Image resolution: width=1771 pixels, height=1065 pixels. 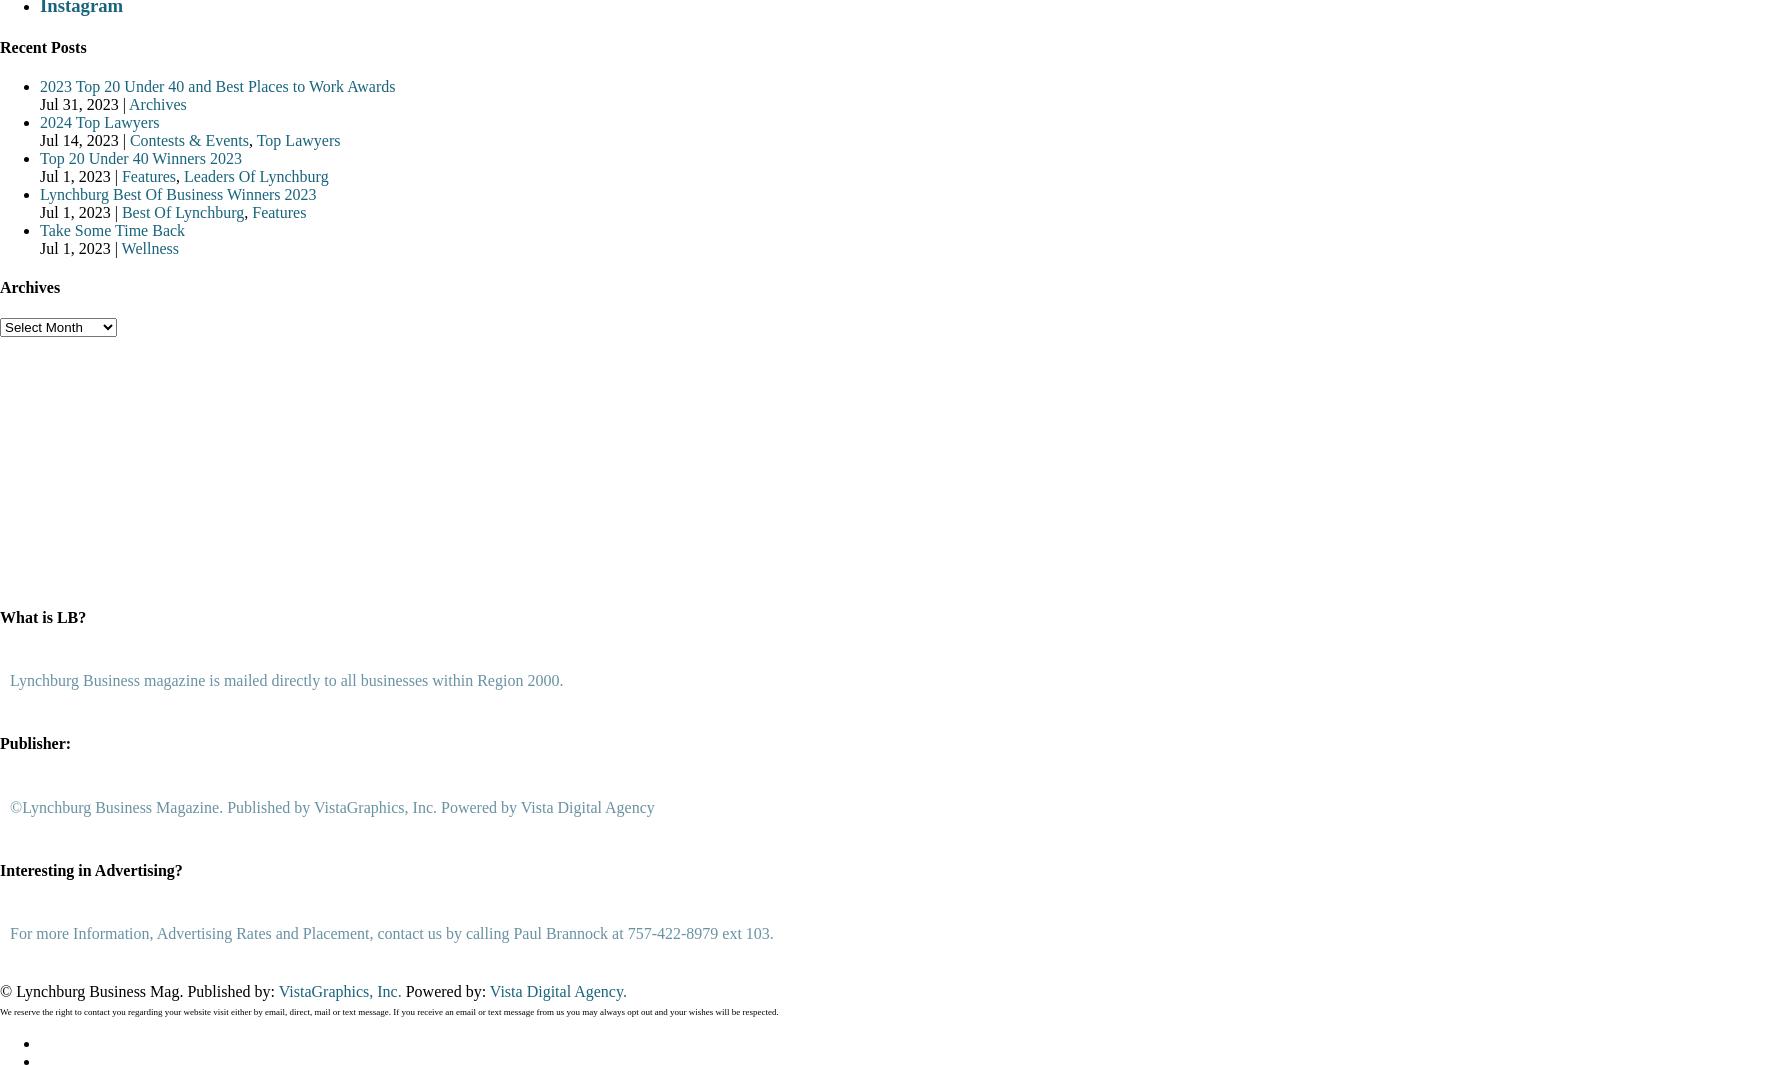 I want to click on 'For more Information, Advertising Rates and Placement, contact us by calling Paul Brannock at 757-422-8979 ext 103.', so click(x=391, y=933).